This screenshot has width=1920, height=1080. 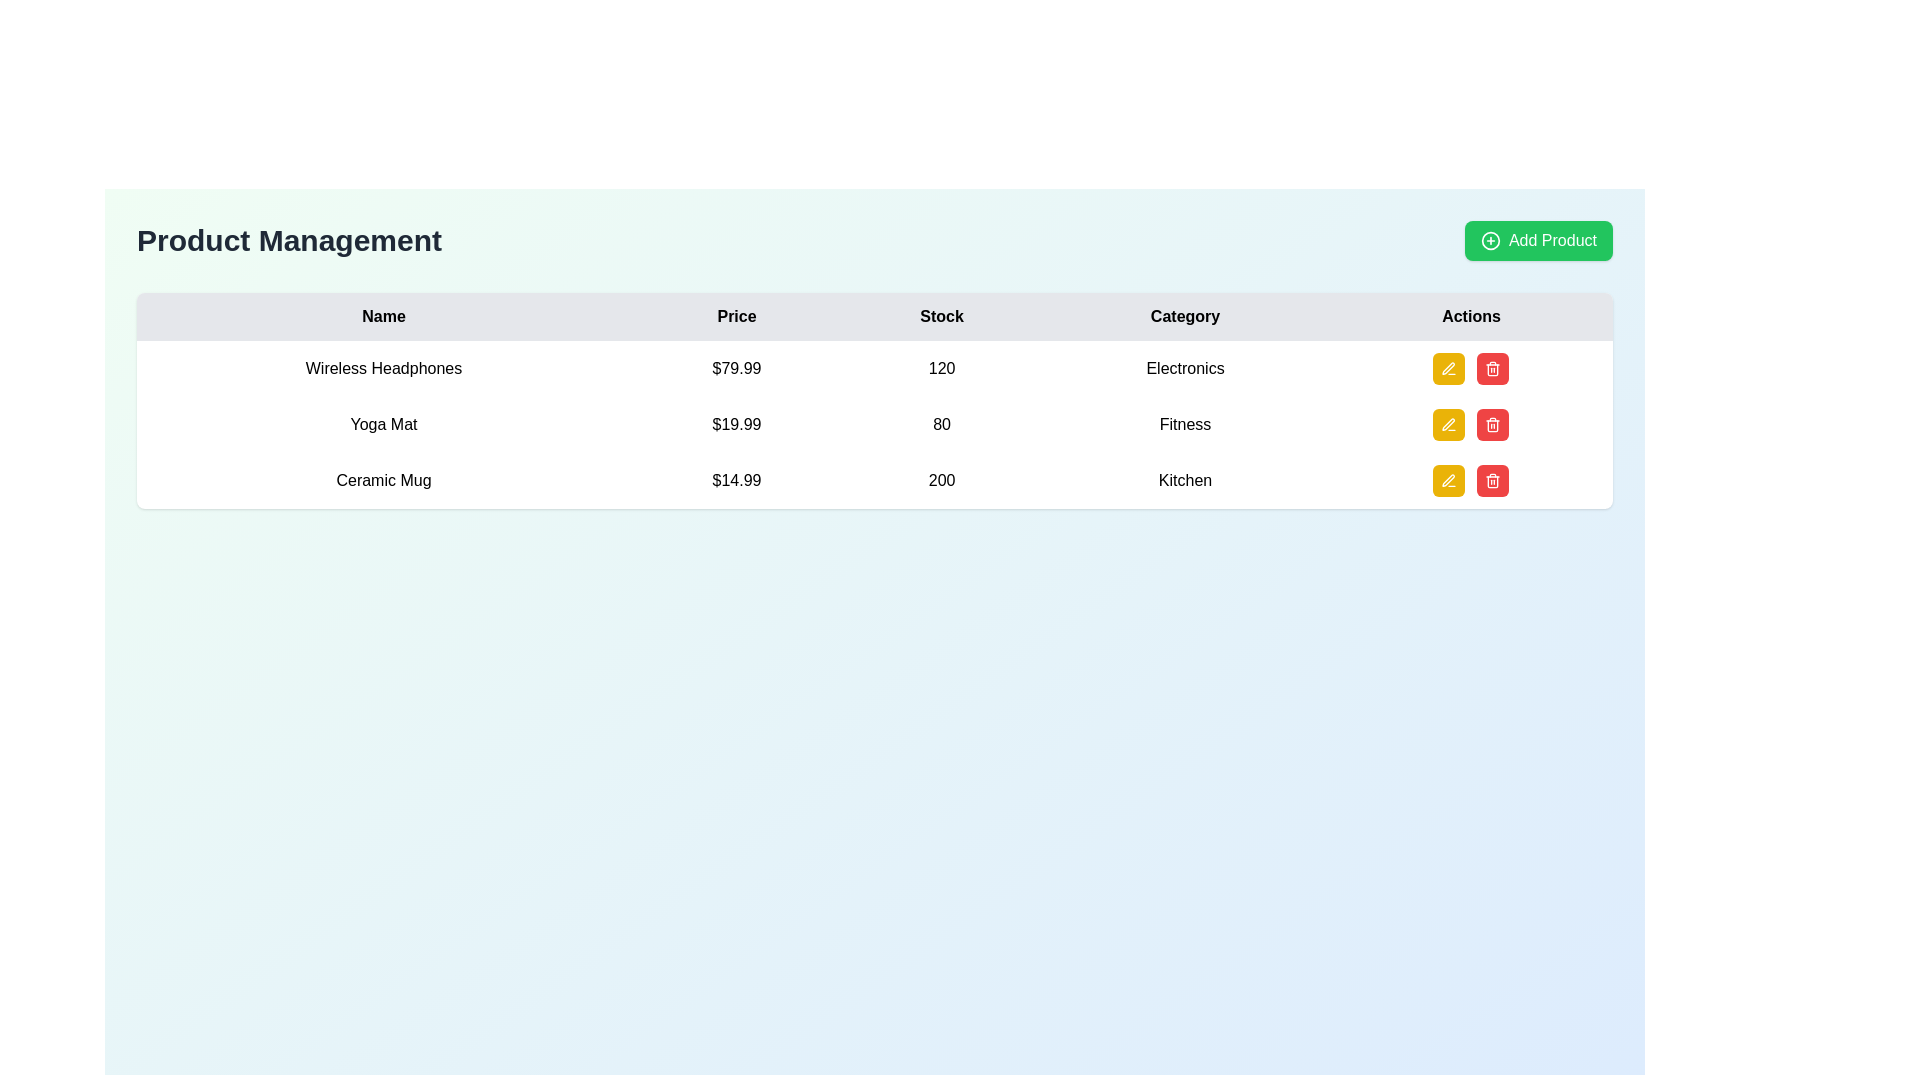 I want to click on the static text display showing the stock quantity of the product 'Yoga Mat', located in the third column labeled 'Stock' of the table, second row, between the price '$19.99' and the category 'Fitness', so click(x=941, y=423).